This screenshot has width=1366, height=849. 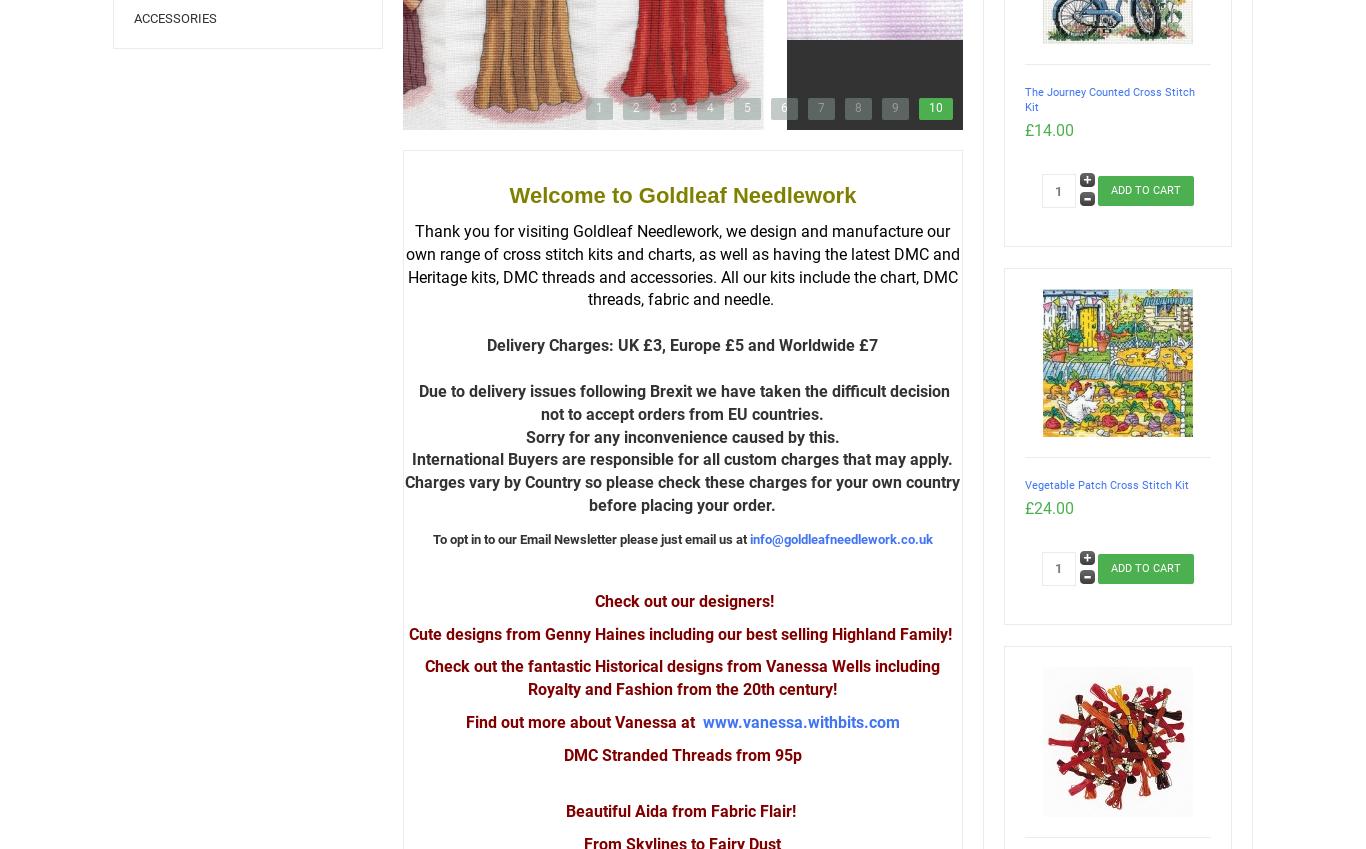 What do you see at coordinates (681, 264) in the screenshot?
I see `'Thank you for visiting Goldleaf Needlework, we design and manufacture our own range of cross stitch kits and charts, as well as having the latest DMC and Heritage kits, DMC threads and accessories. All our kits include the chart, DMC threads, fabric and needle.'` at bounding box center [681, 264].